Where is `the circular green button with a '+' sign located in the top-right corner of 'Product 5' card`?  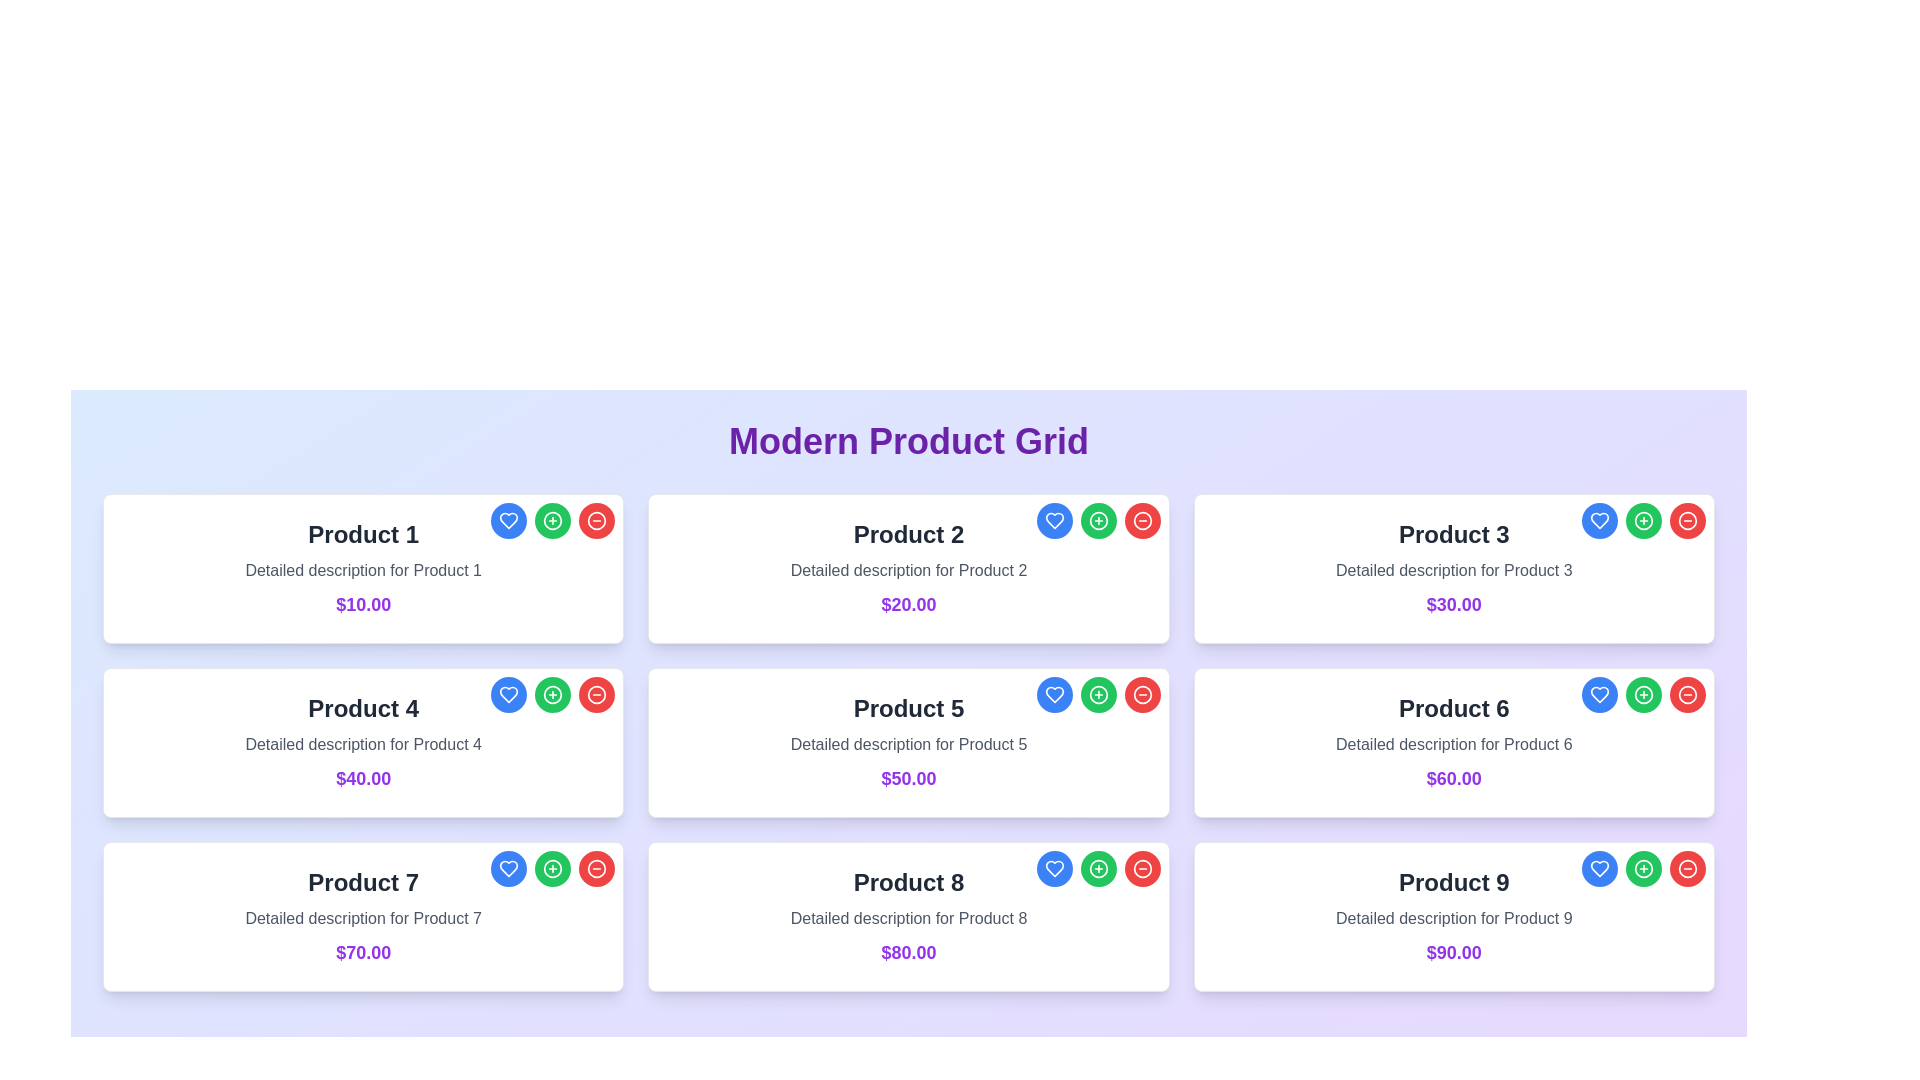 the circular green button with a '+' sign located in the top-right corner of 'Product 5' card is located at coordinates (1097, 693).